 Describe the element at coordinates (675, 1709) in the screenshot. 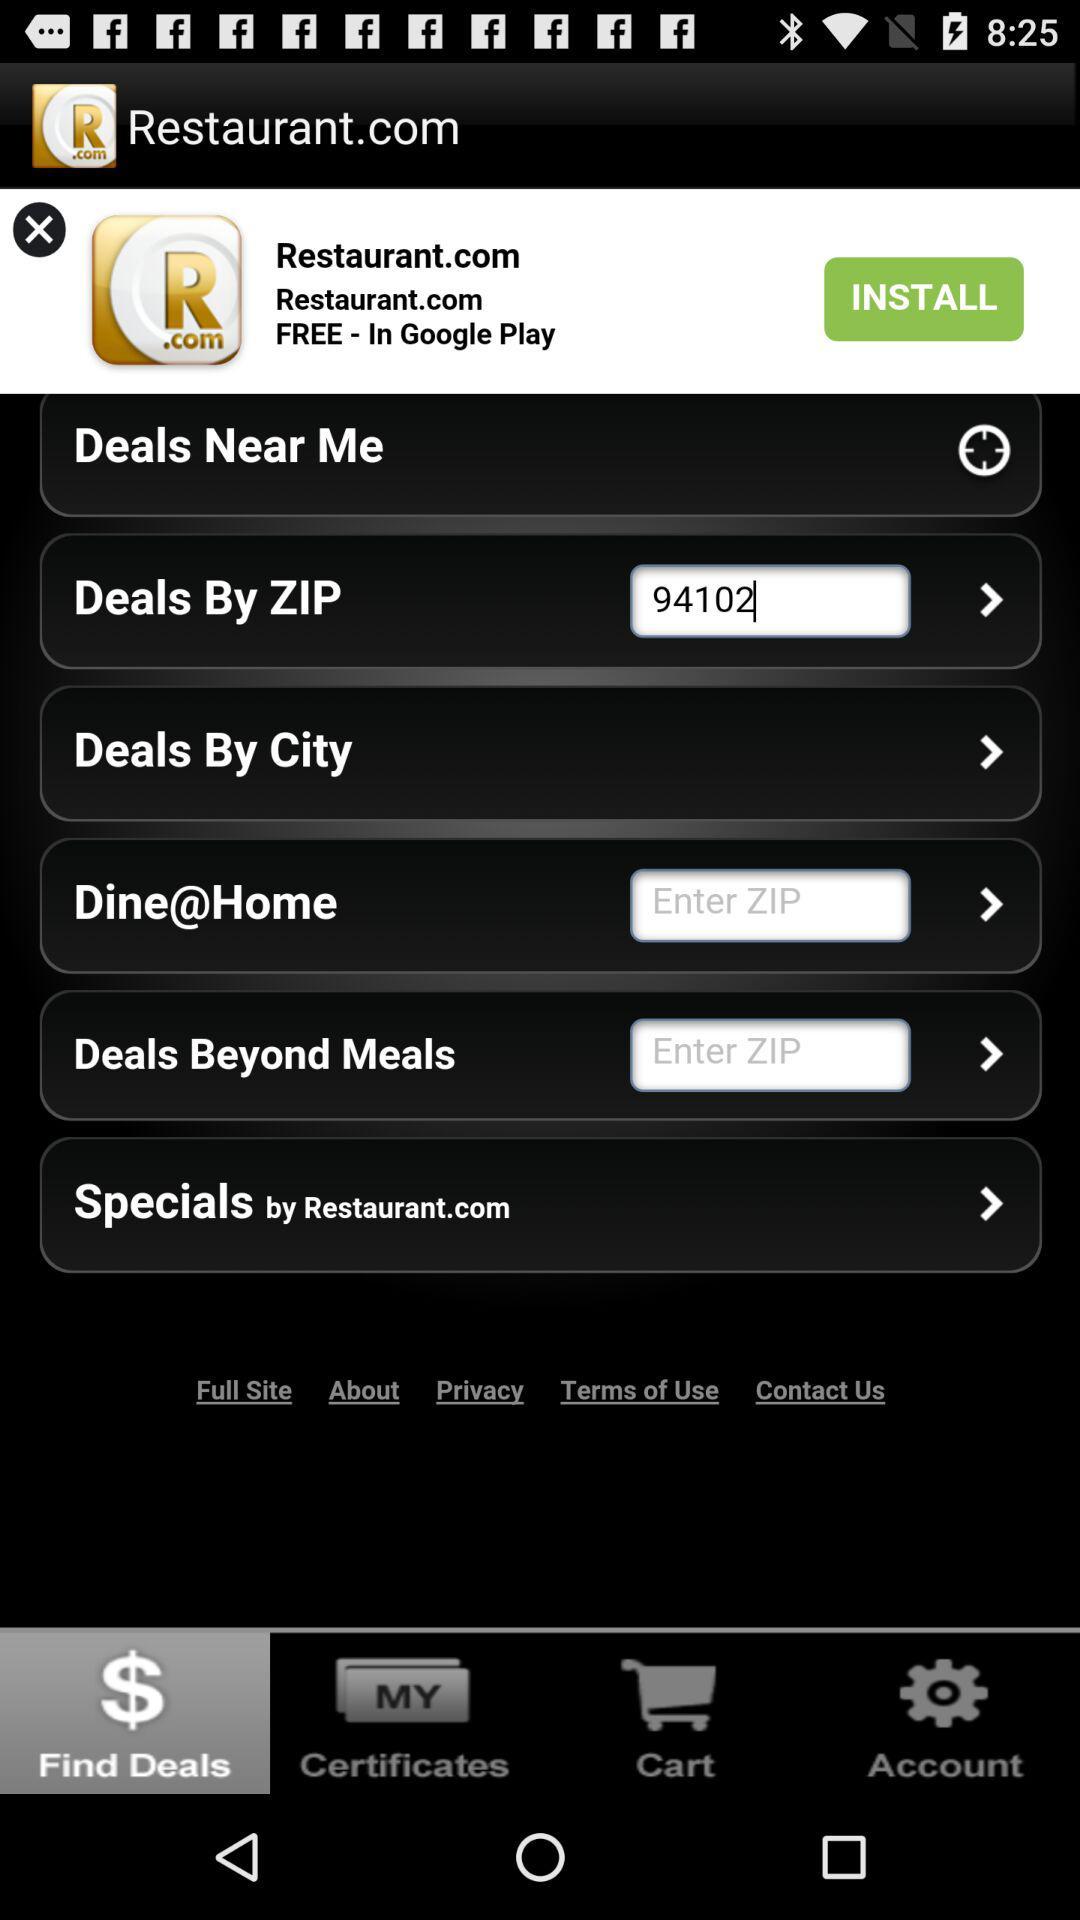

I see `cart box` at that location.